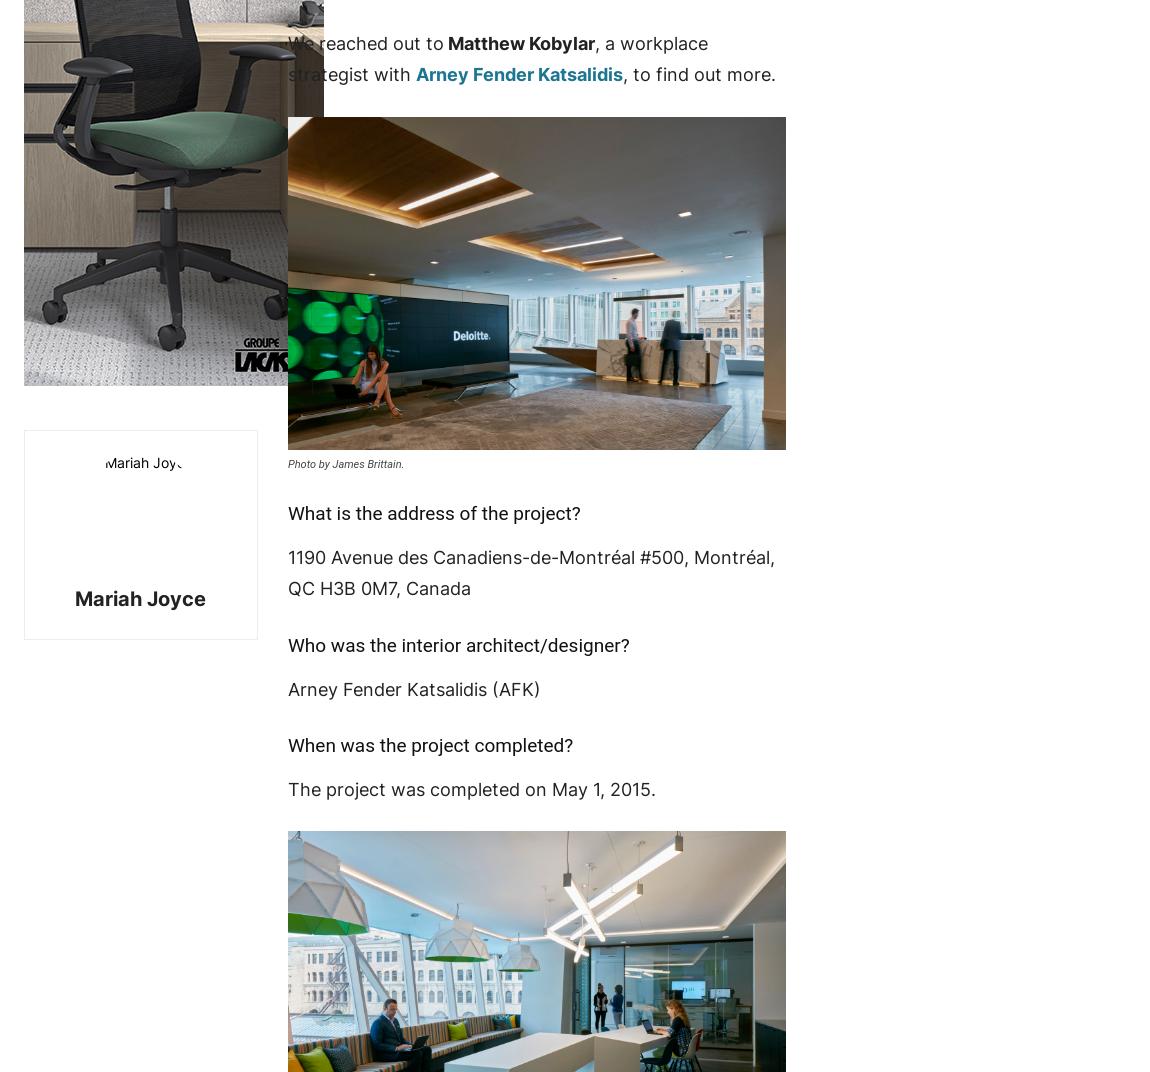 This screenshot has height=1072, width=1150. I want to click on 'What is the address of the project?', so click(433, 513).